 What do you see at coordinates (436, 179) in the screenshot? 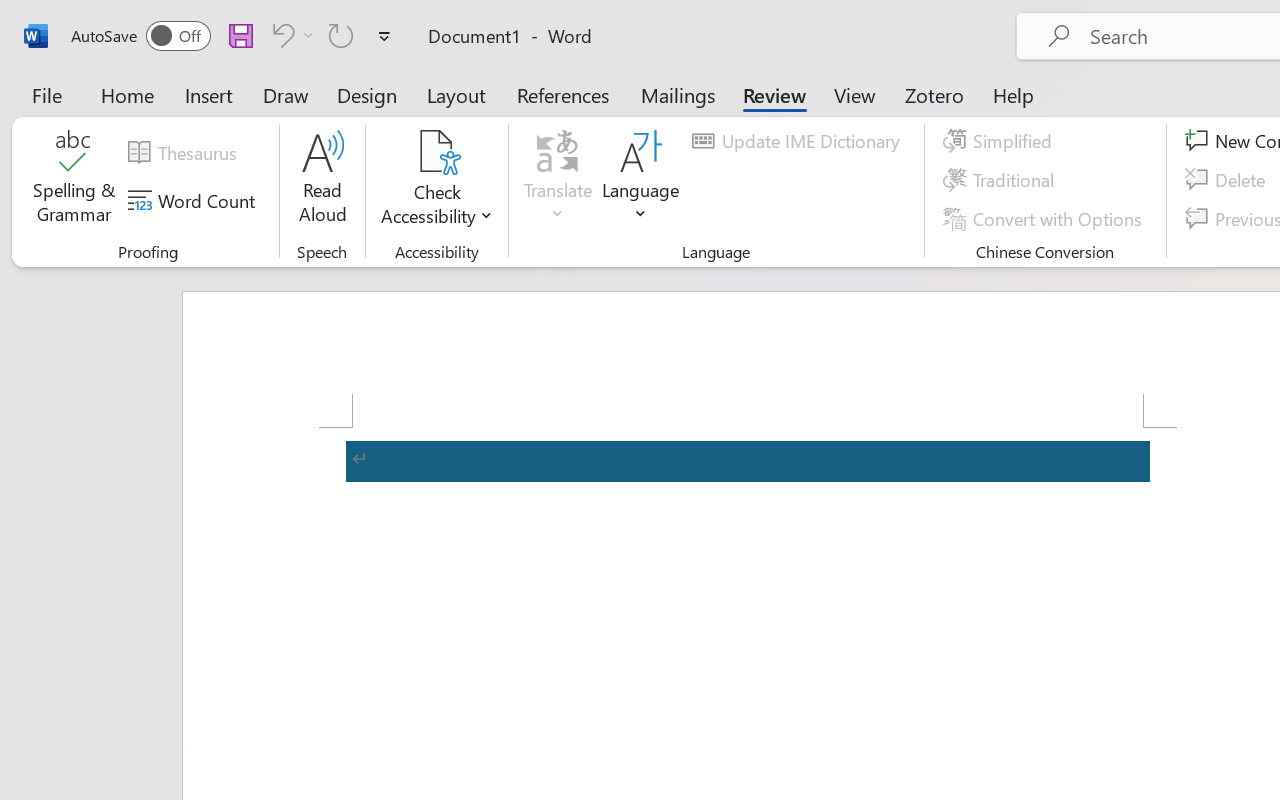
I see `'Check Accessibility'` at bounding box center [436, 179].